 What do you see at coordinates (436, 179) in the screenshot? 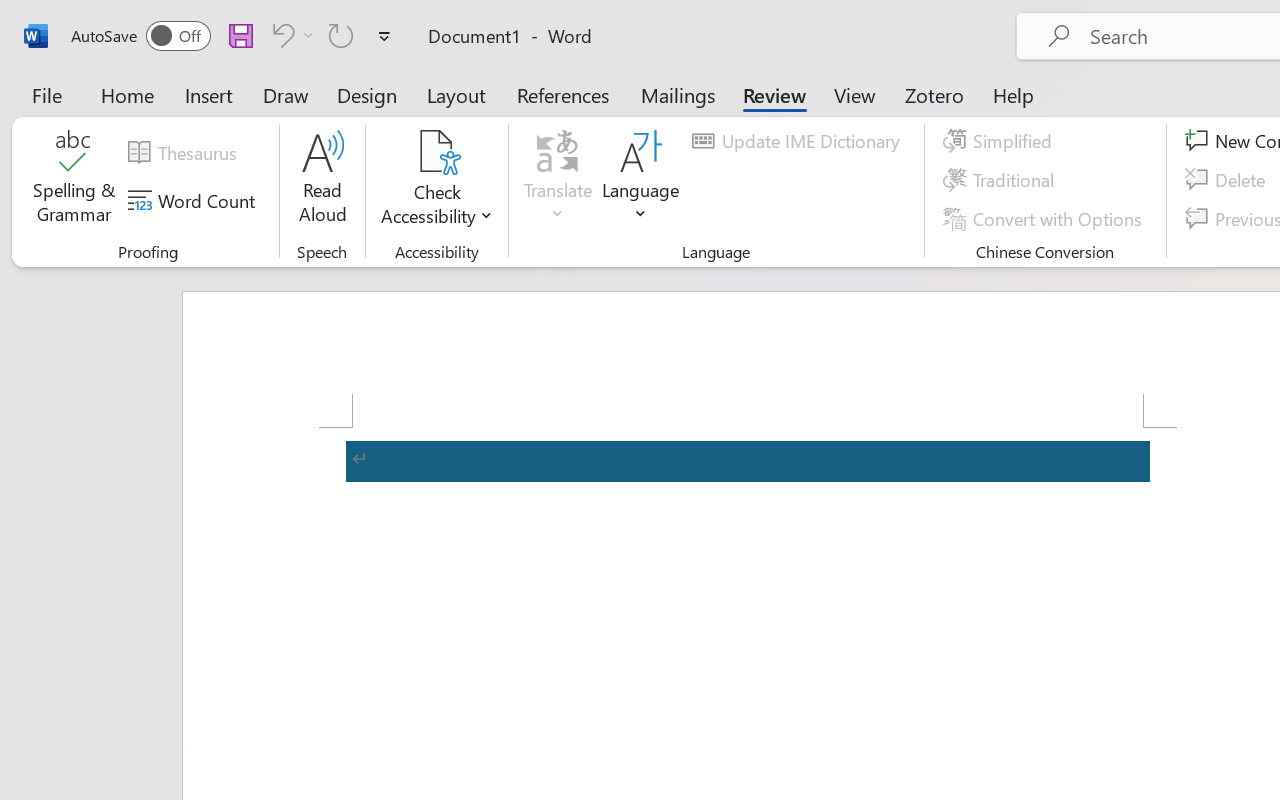
I see `'Check Accessibility'` at bounding box center [436, 179].